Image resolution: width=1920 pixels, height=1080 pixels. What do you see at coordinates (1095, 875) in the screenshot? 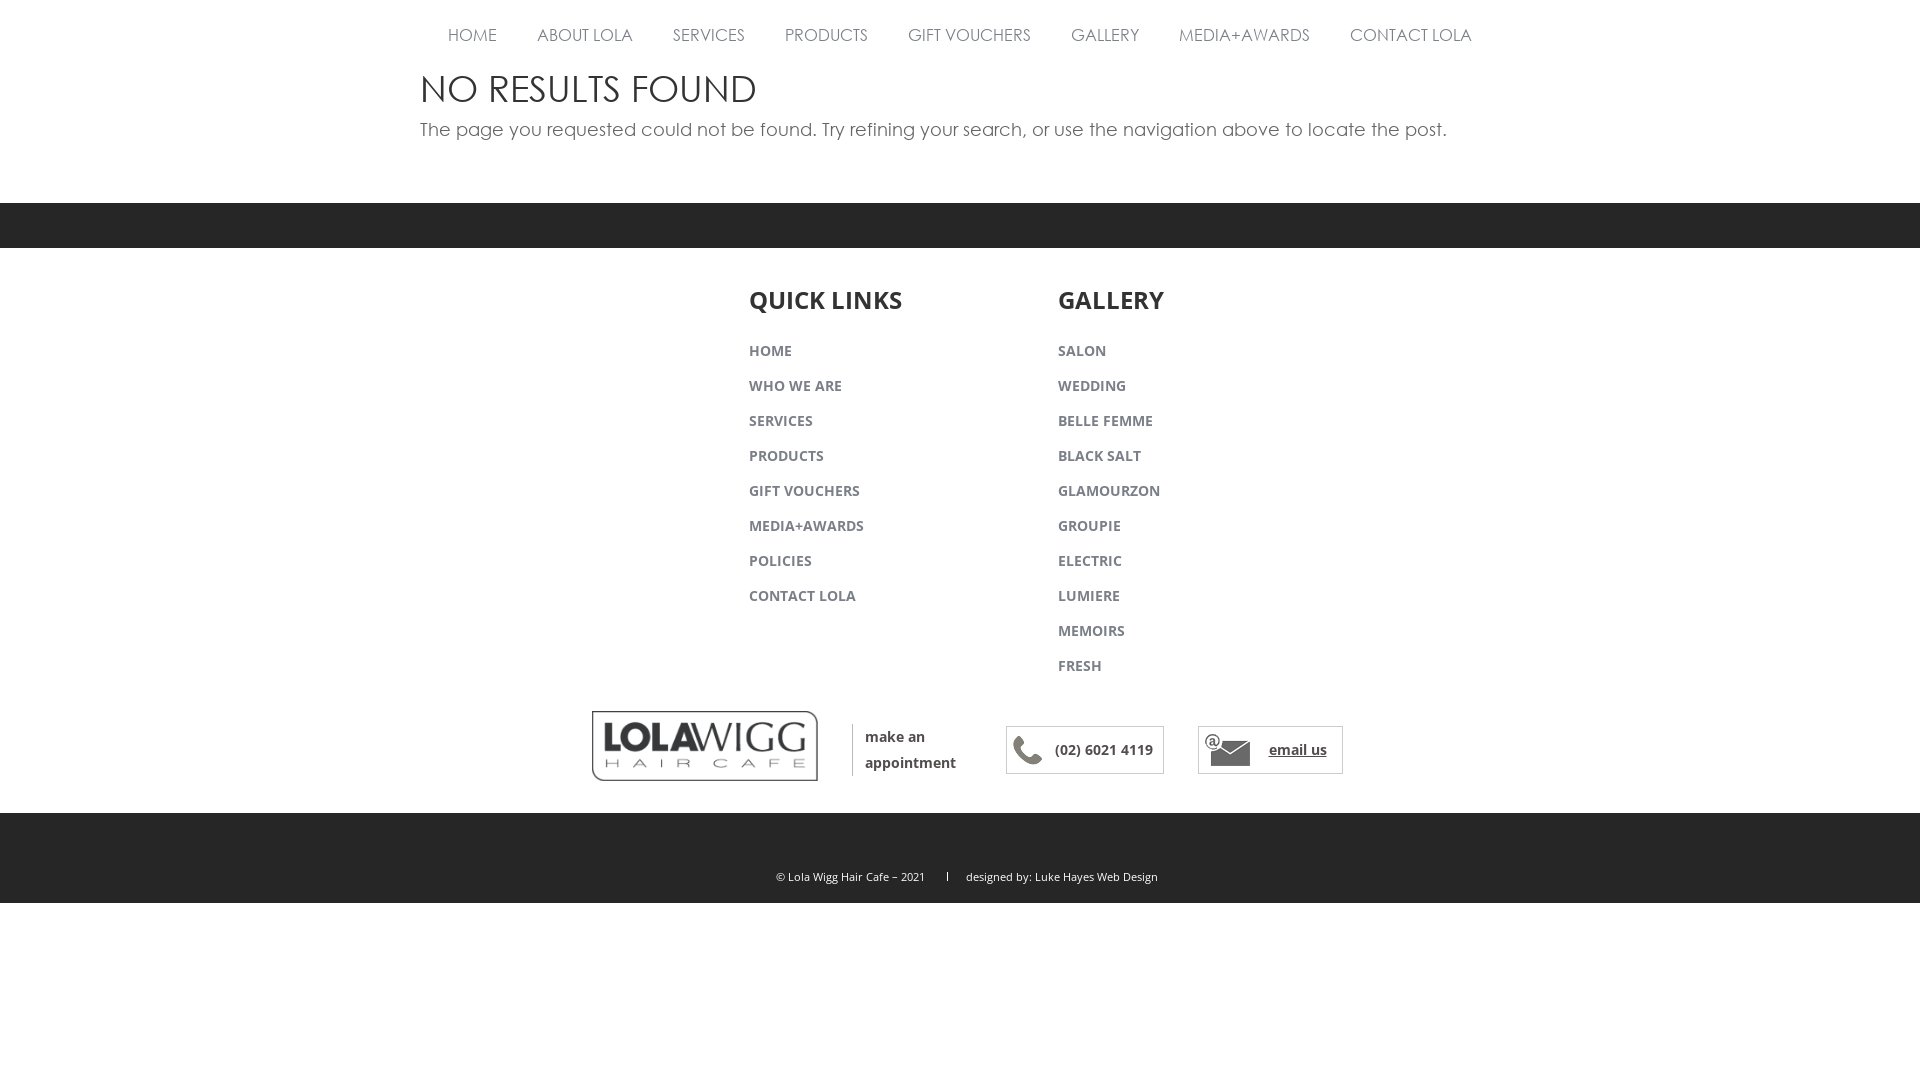
I see `'Luke Hayes Web Design'` at bounding box center [1095, 875].